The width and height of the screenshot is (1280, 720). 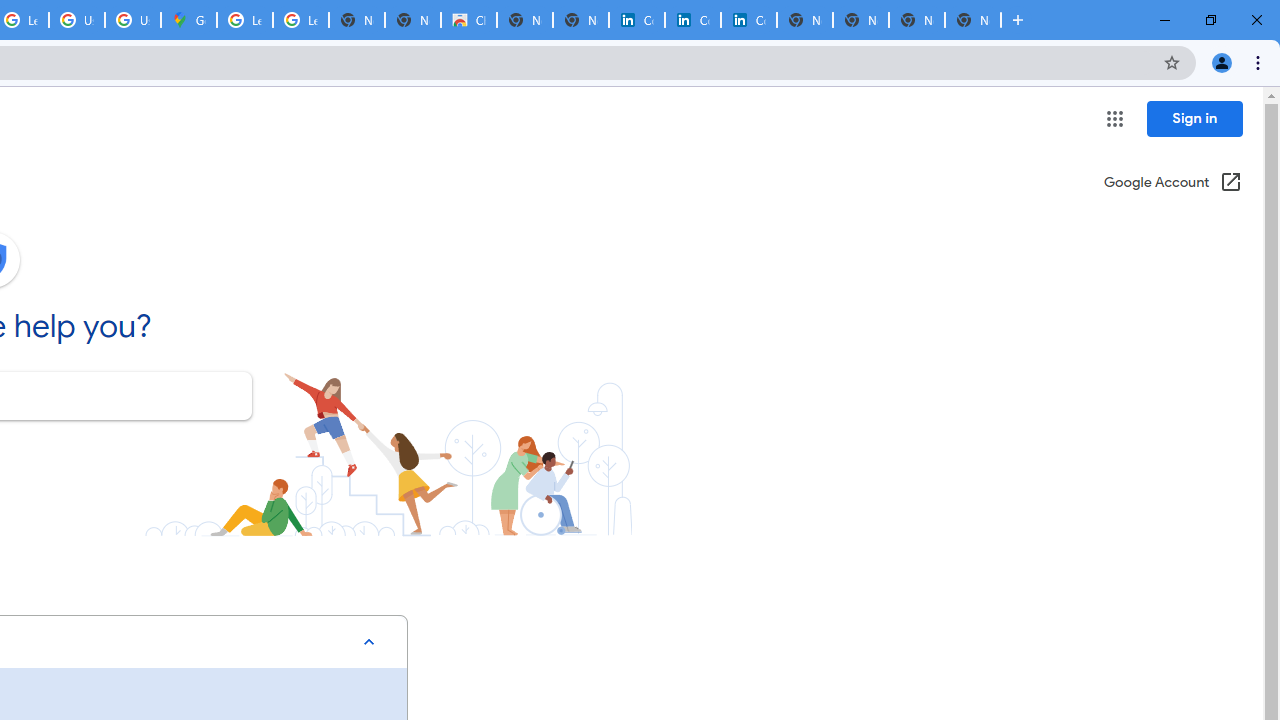 What do you see at coordinates (747, 20) in the screenshot?
I see `'Copyright Policy'` at bounding box center [747, 20].